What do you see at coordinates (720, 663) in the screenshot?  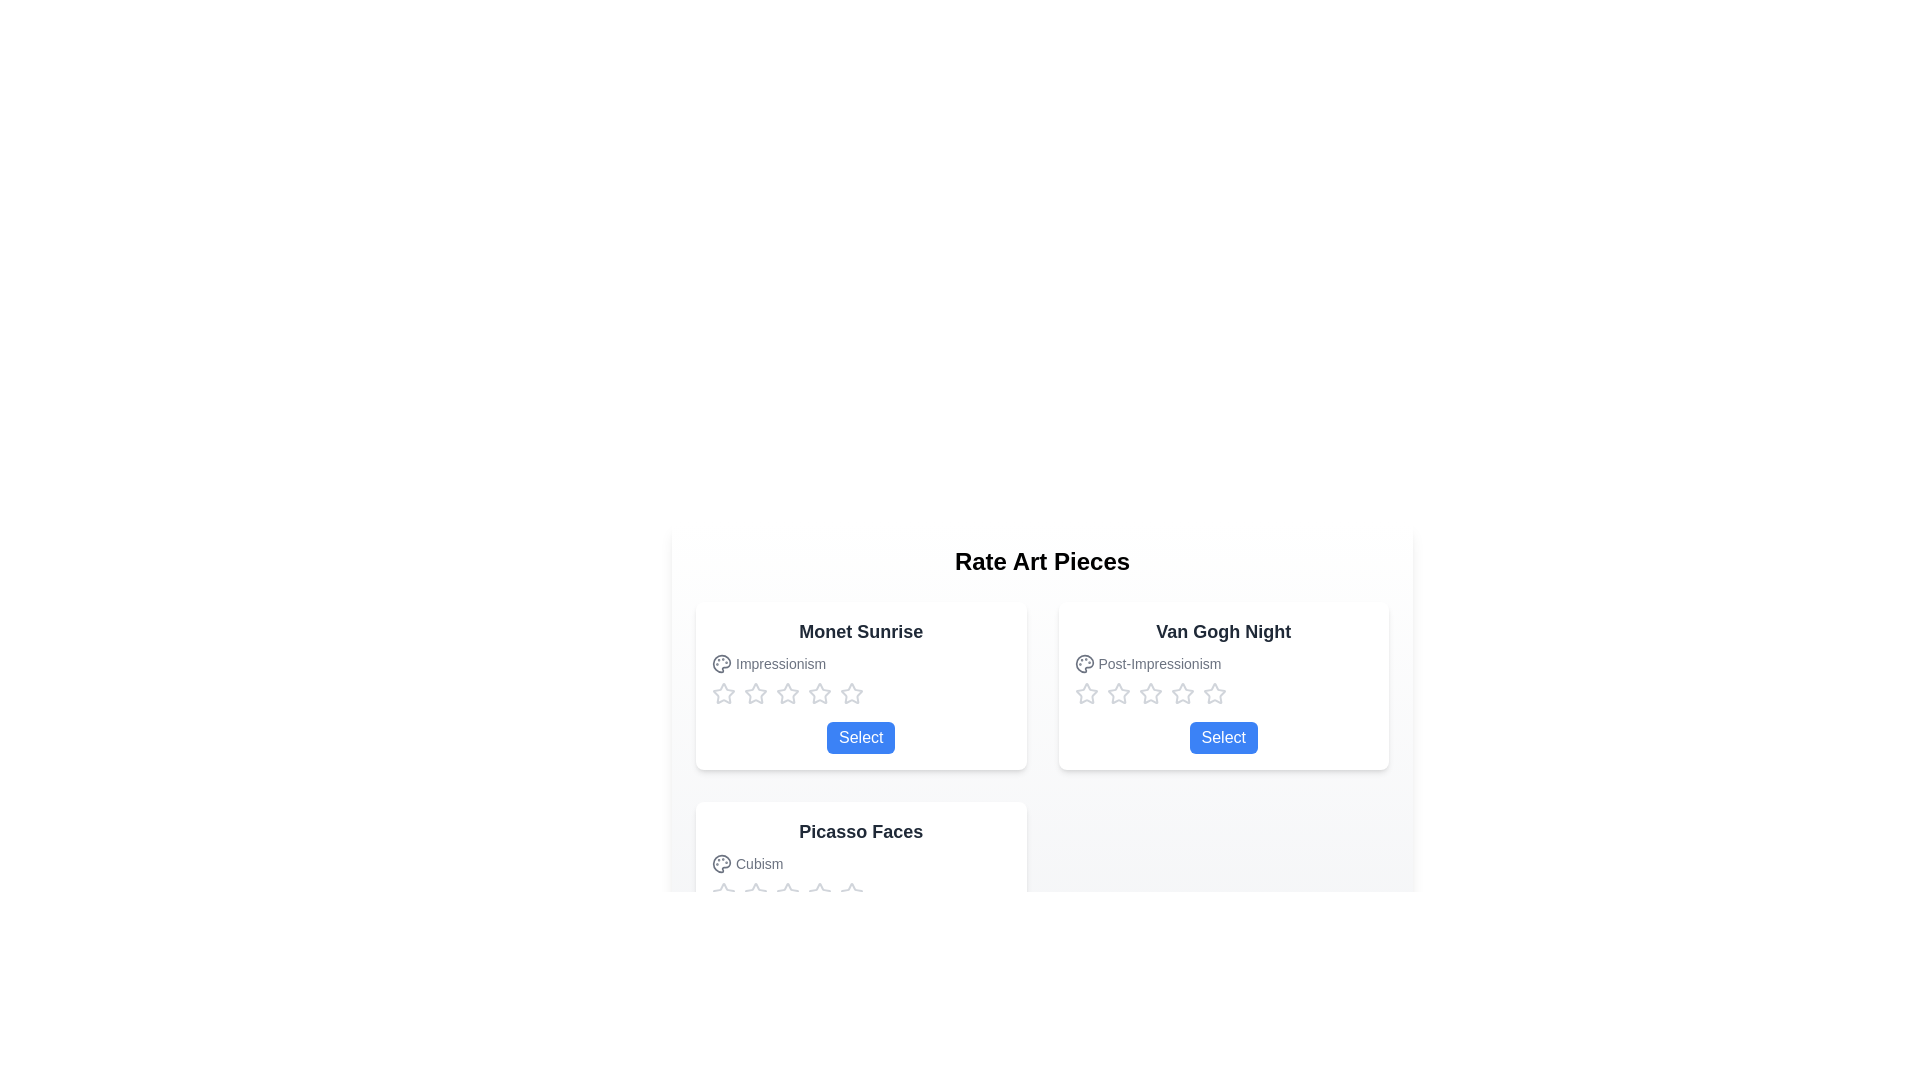 I see `the decorative icon resembling an artist's palette located on the left side under the title 'Monet Sunrise' in the first card of the options` at bounding box center [720, 663].